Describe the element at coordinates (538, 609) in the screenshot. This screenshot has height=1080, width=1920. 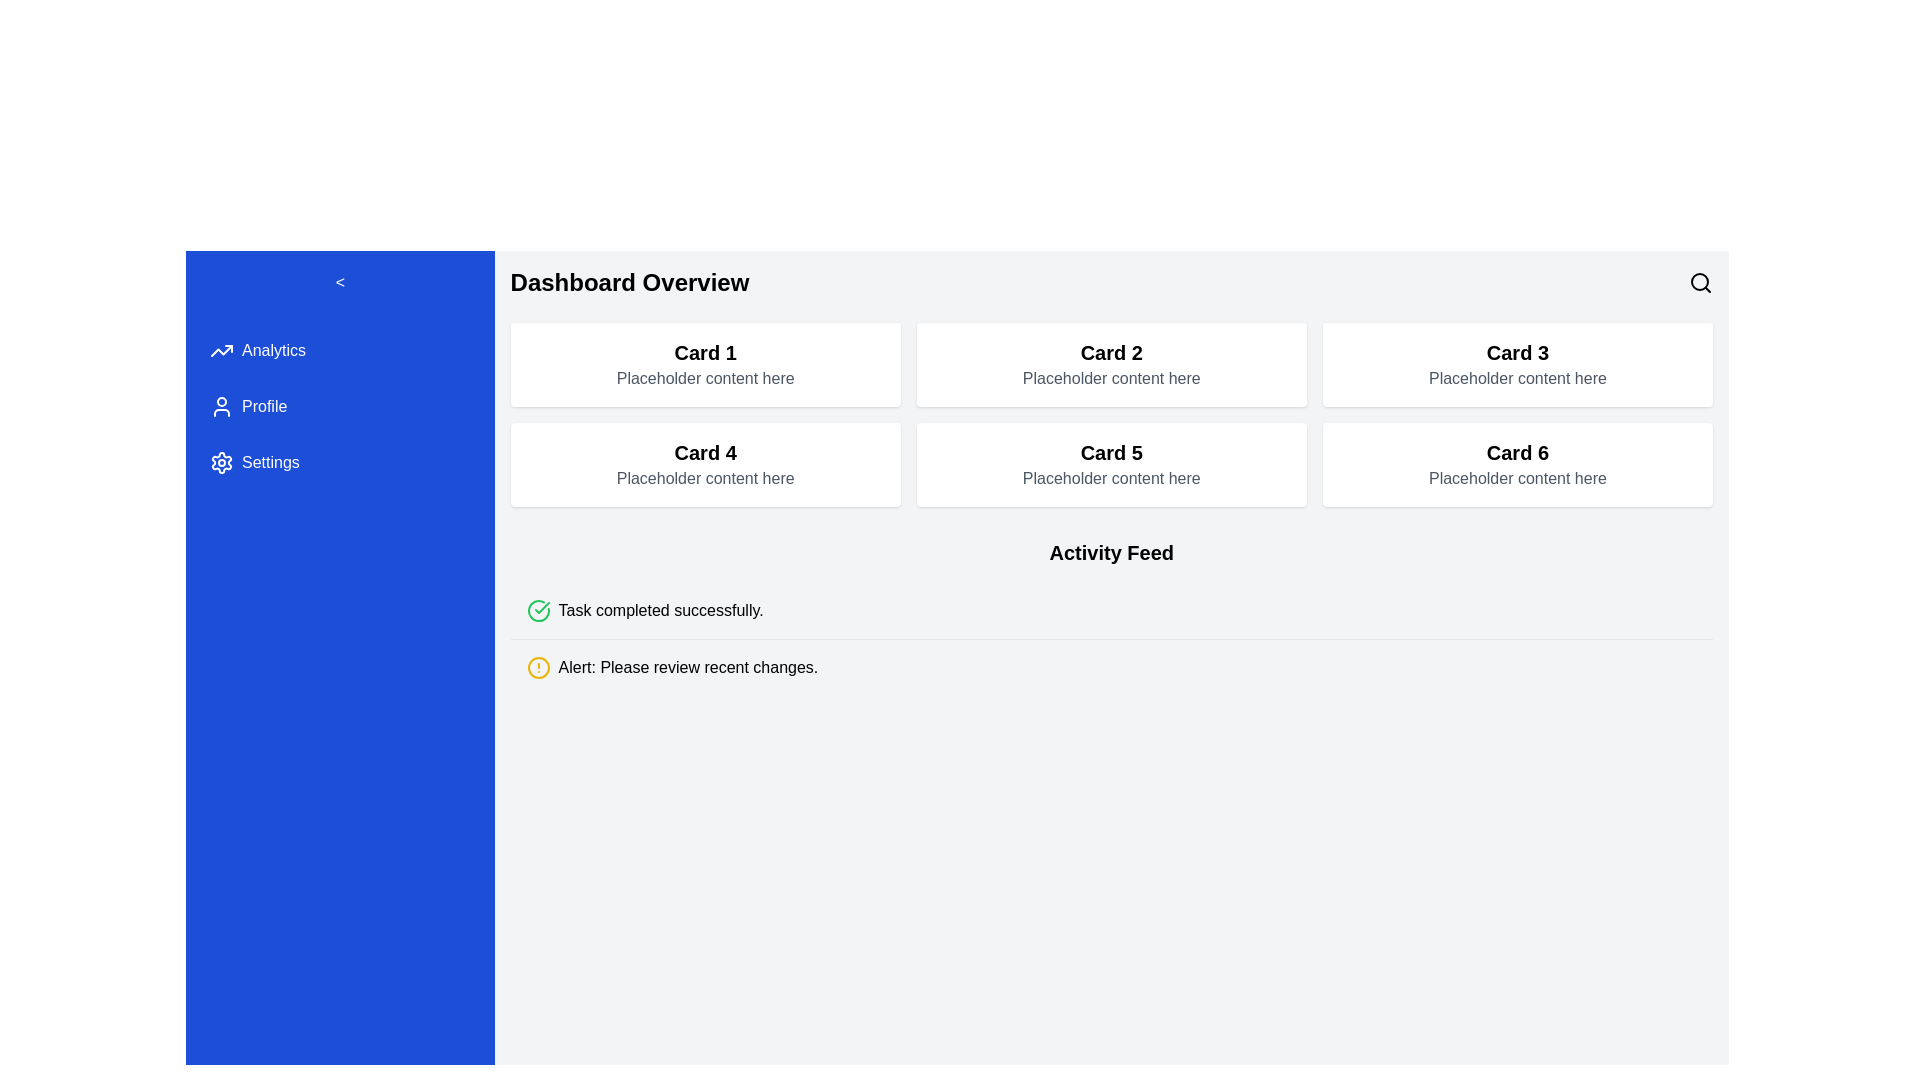
I see `the success icon in the Activity Feed section, which indicates that a task was completed successfully, located near the text 'Task completed successfully.'` at that location.